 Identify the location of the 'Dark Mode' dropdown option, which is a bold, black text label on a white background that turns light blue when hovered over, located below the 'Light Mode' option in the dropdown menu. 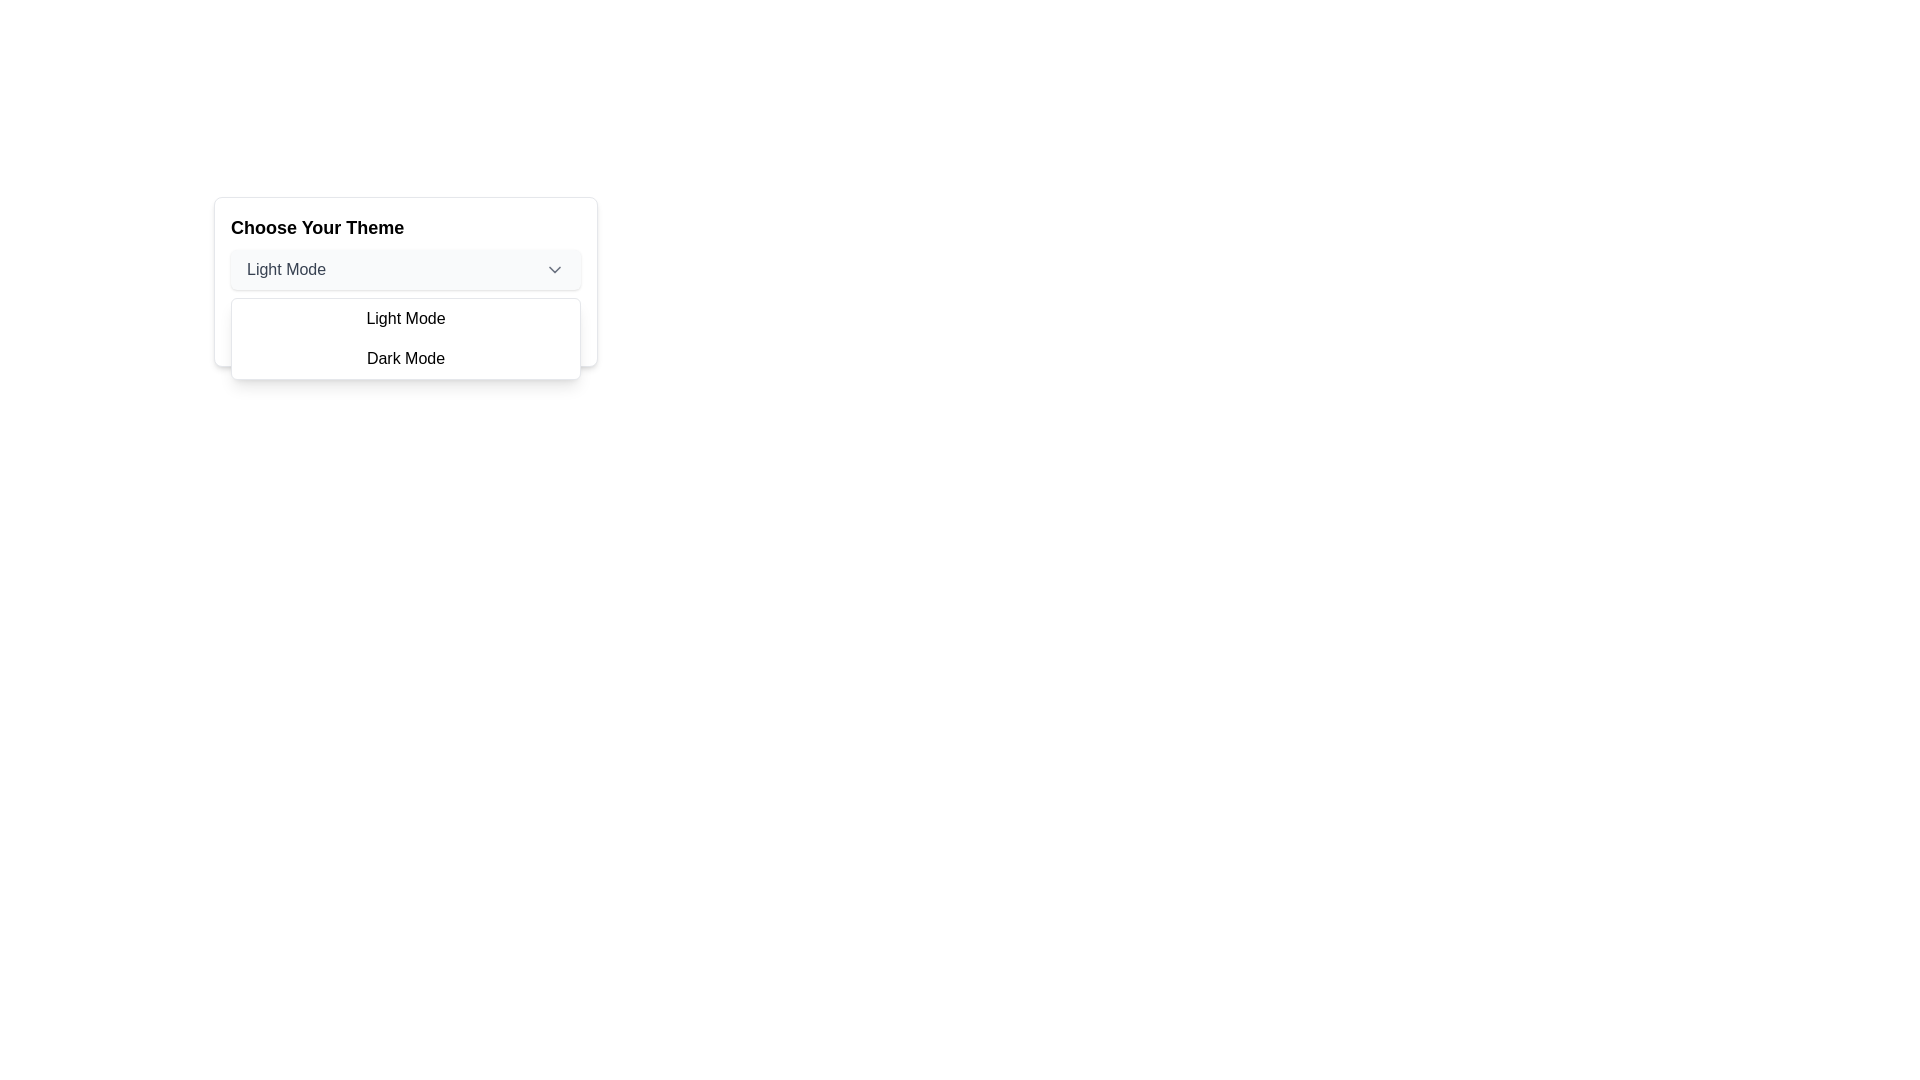
(405, 357).